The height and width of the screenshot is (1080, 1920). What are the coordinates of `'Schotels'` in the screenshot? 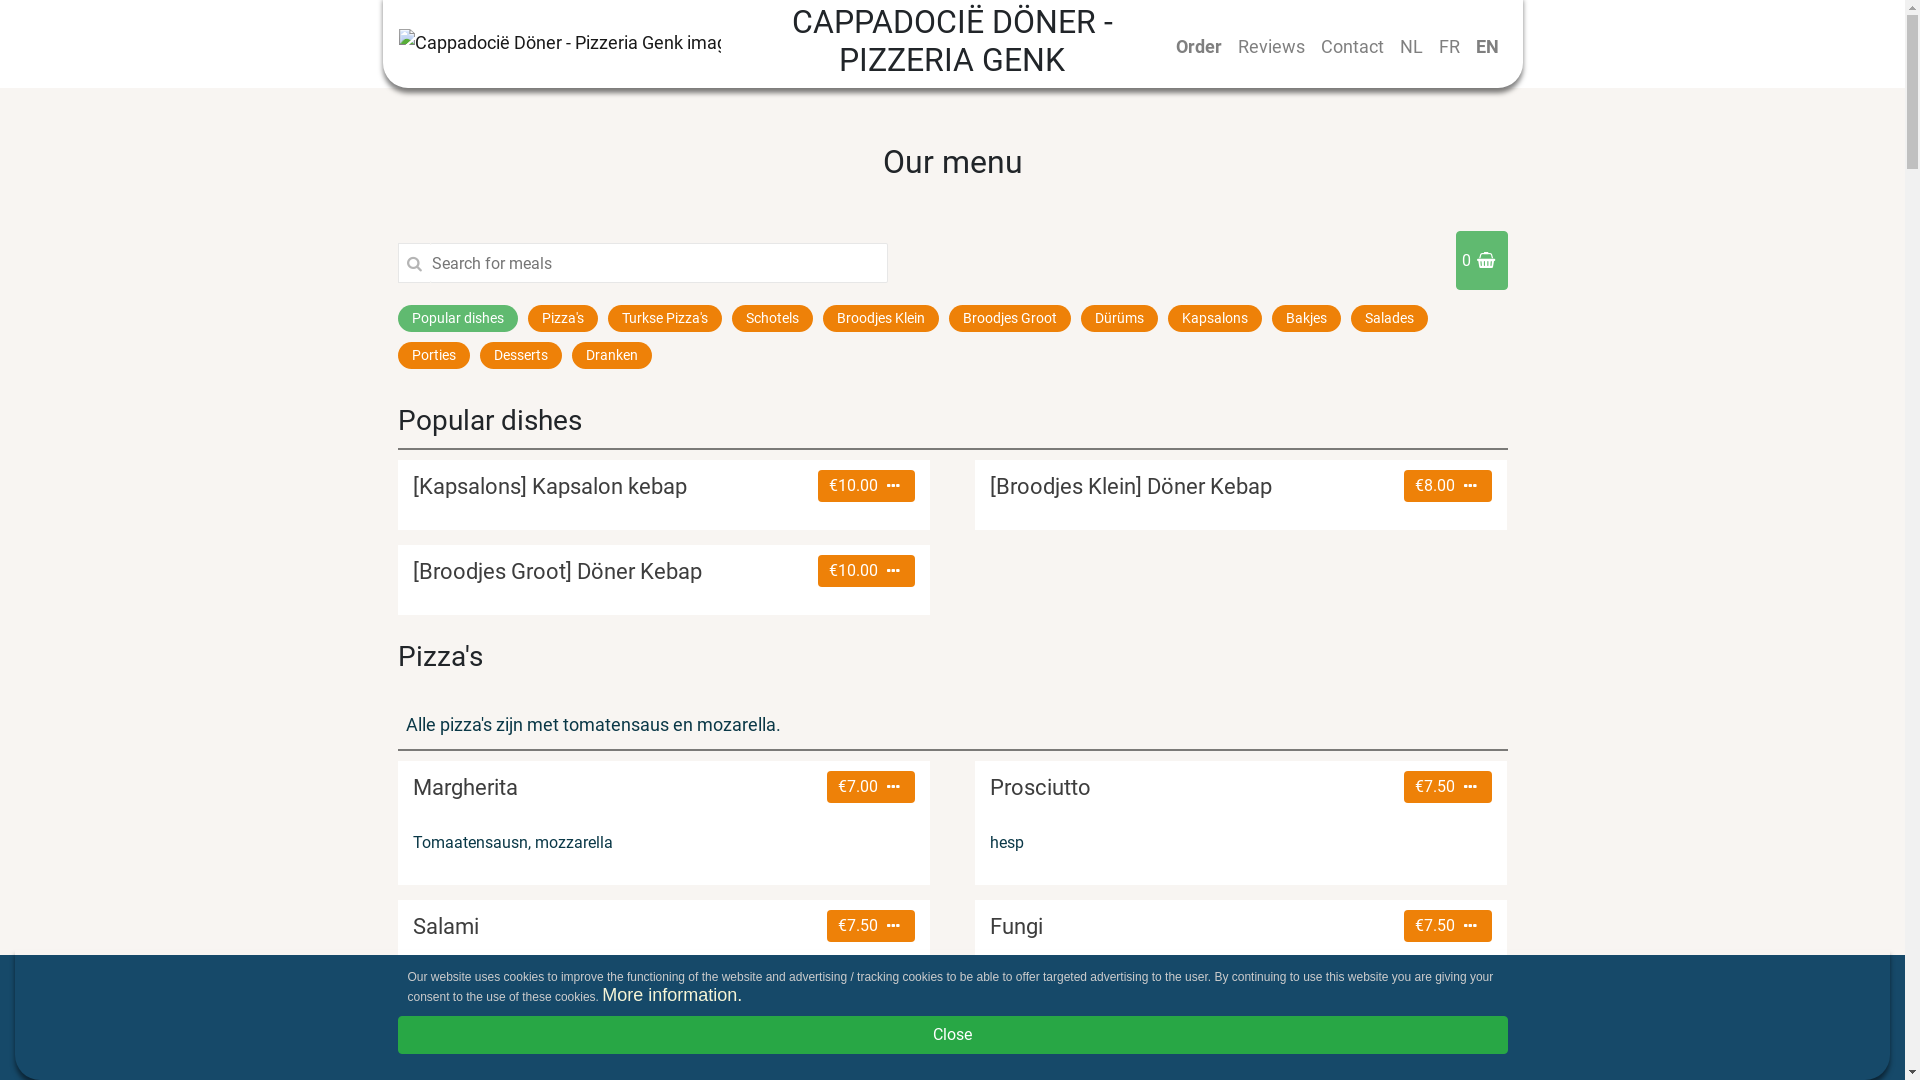 It's located at (771, 317).